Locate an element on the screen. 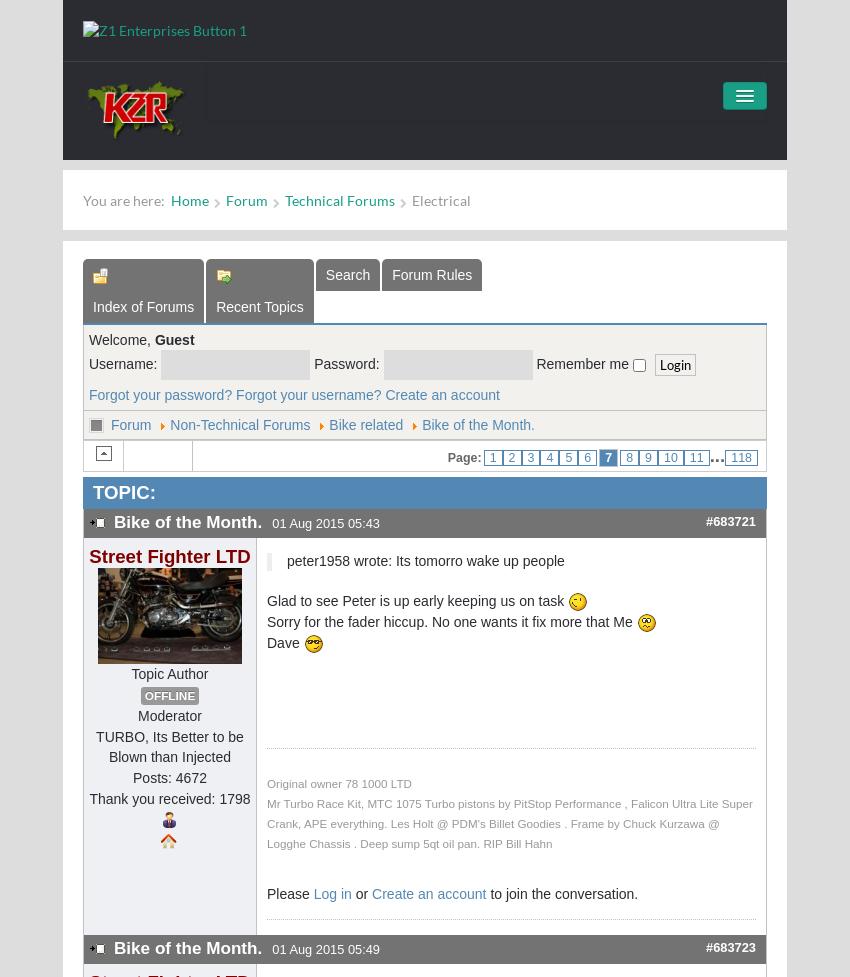 Image resolution: width=850 pixels, height=977 pixels. 'Moderator' is located at coordinates (169, 716).